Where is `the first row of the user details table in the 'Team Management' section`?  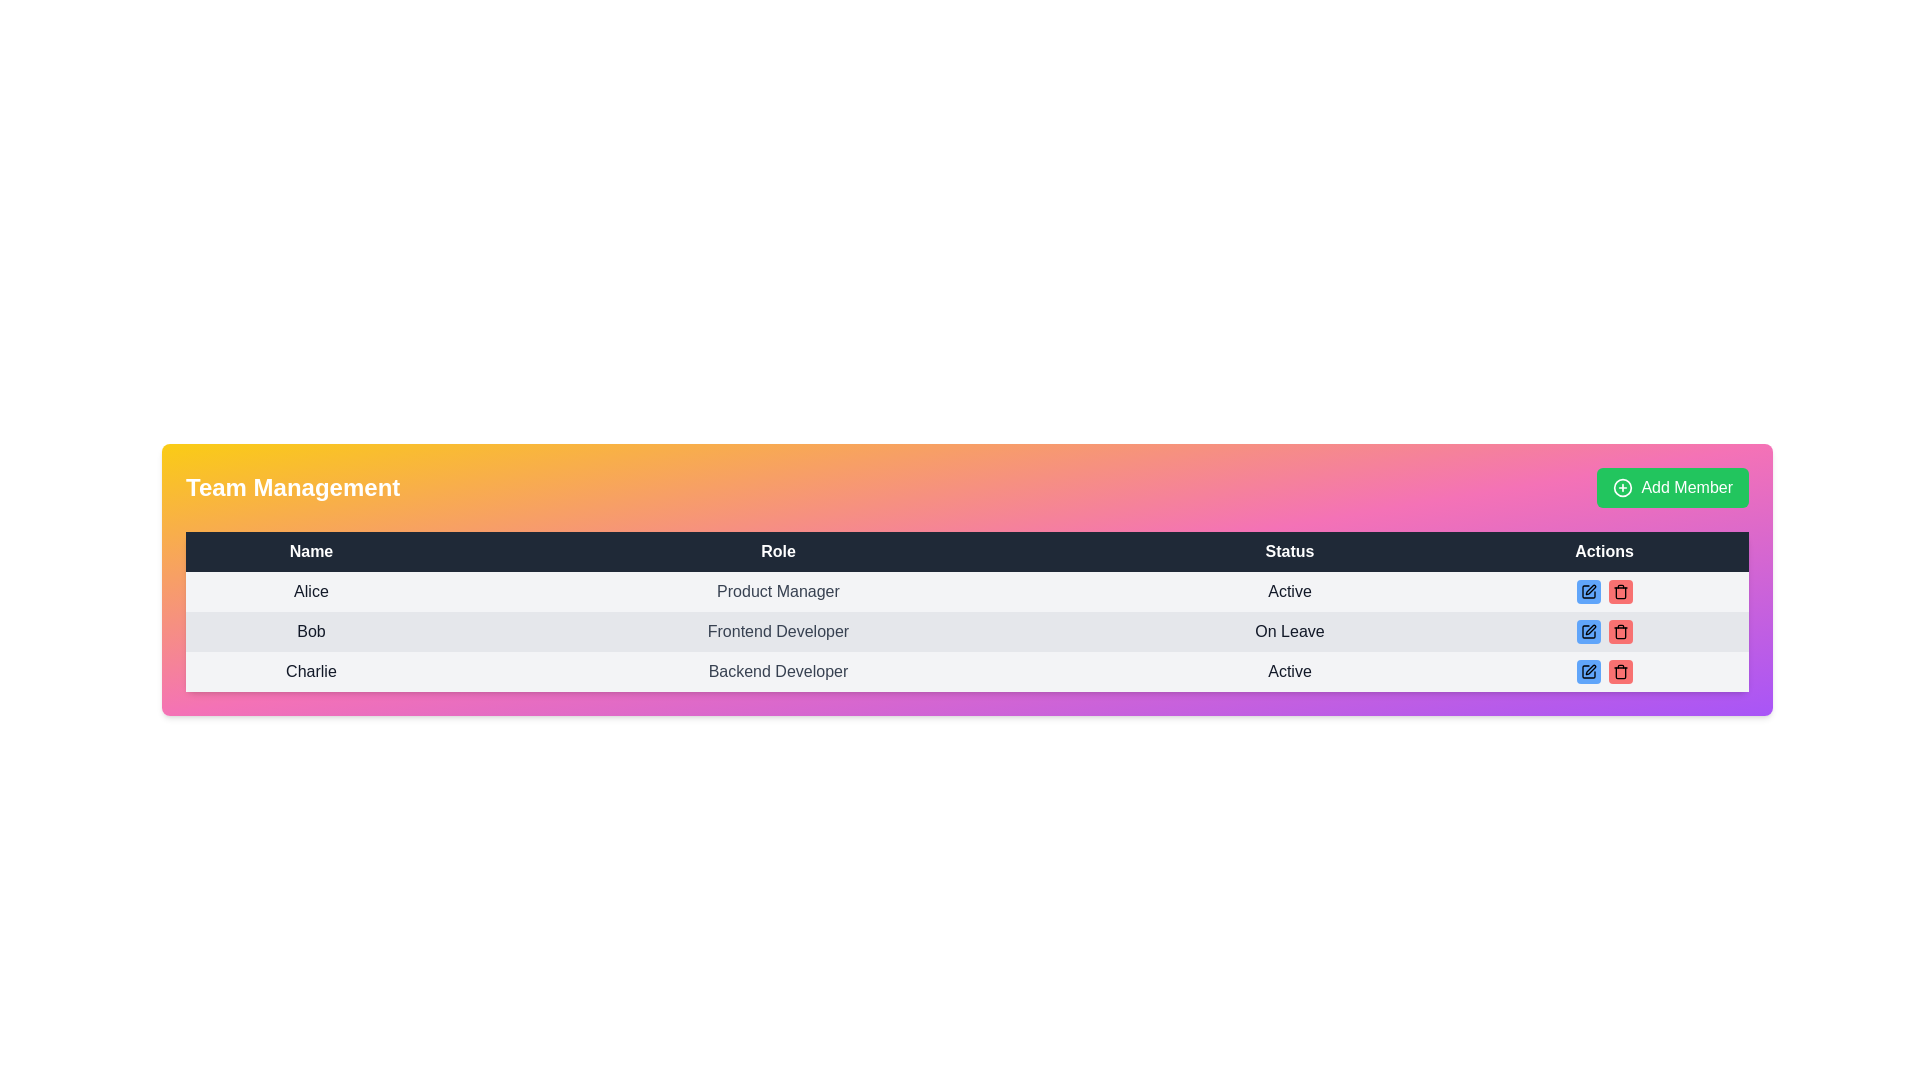 the first row of the user details table in the 'Team Management' section is located at coordinates (967, 590).